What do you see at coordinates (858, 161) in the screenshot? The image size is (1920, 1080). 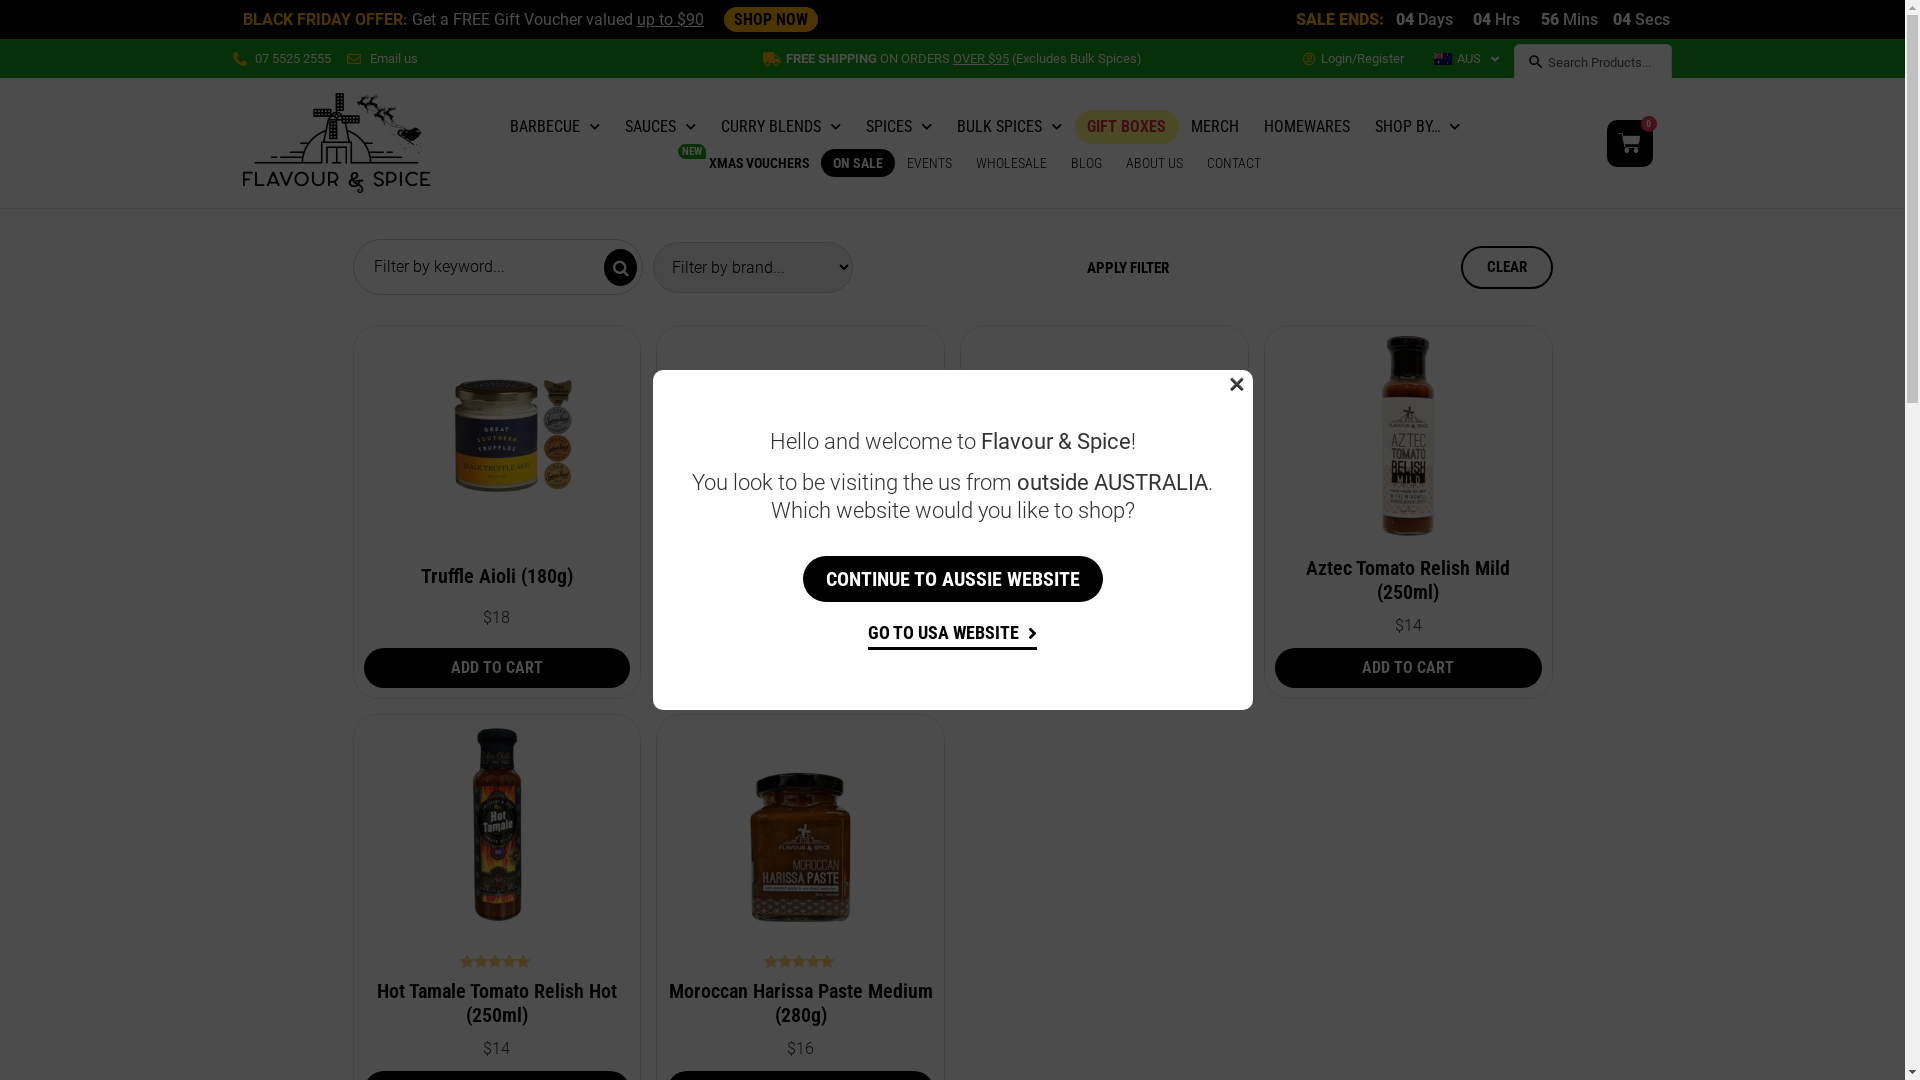 I see `'ON SALE'` at bounding box center [858, 161].